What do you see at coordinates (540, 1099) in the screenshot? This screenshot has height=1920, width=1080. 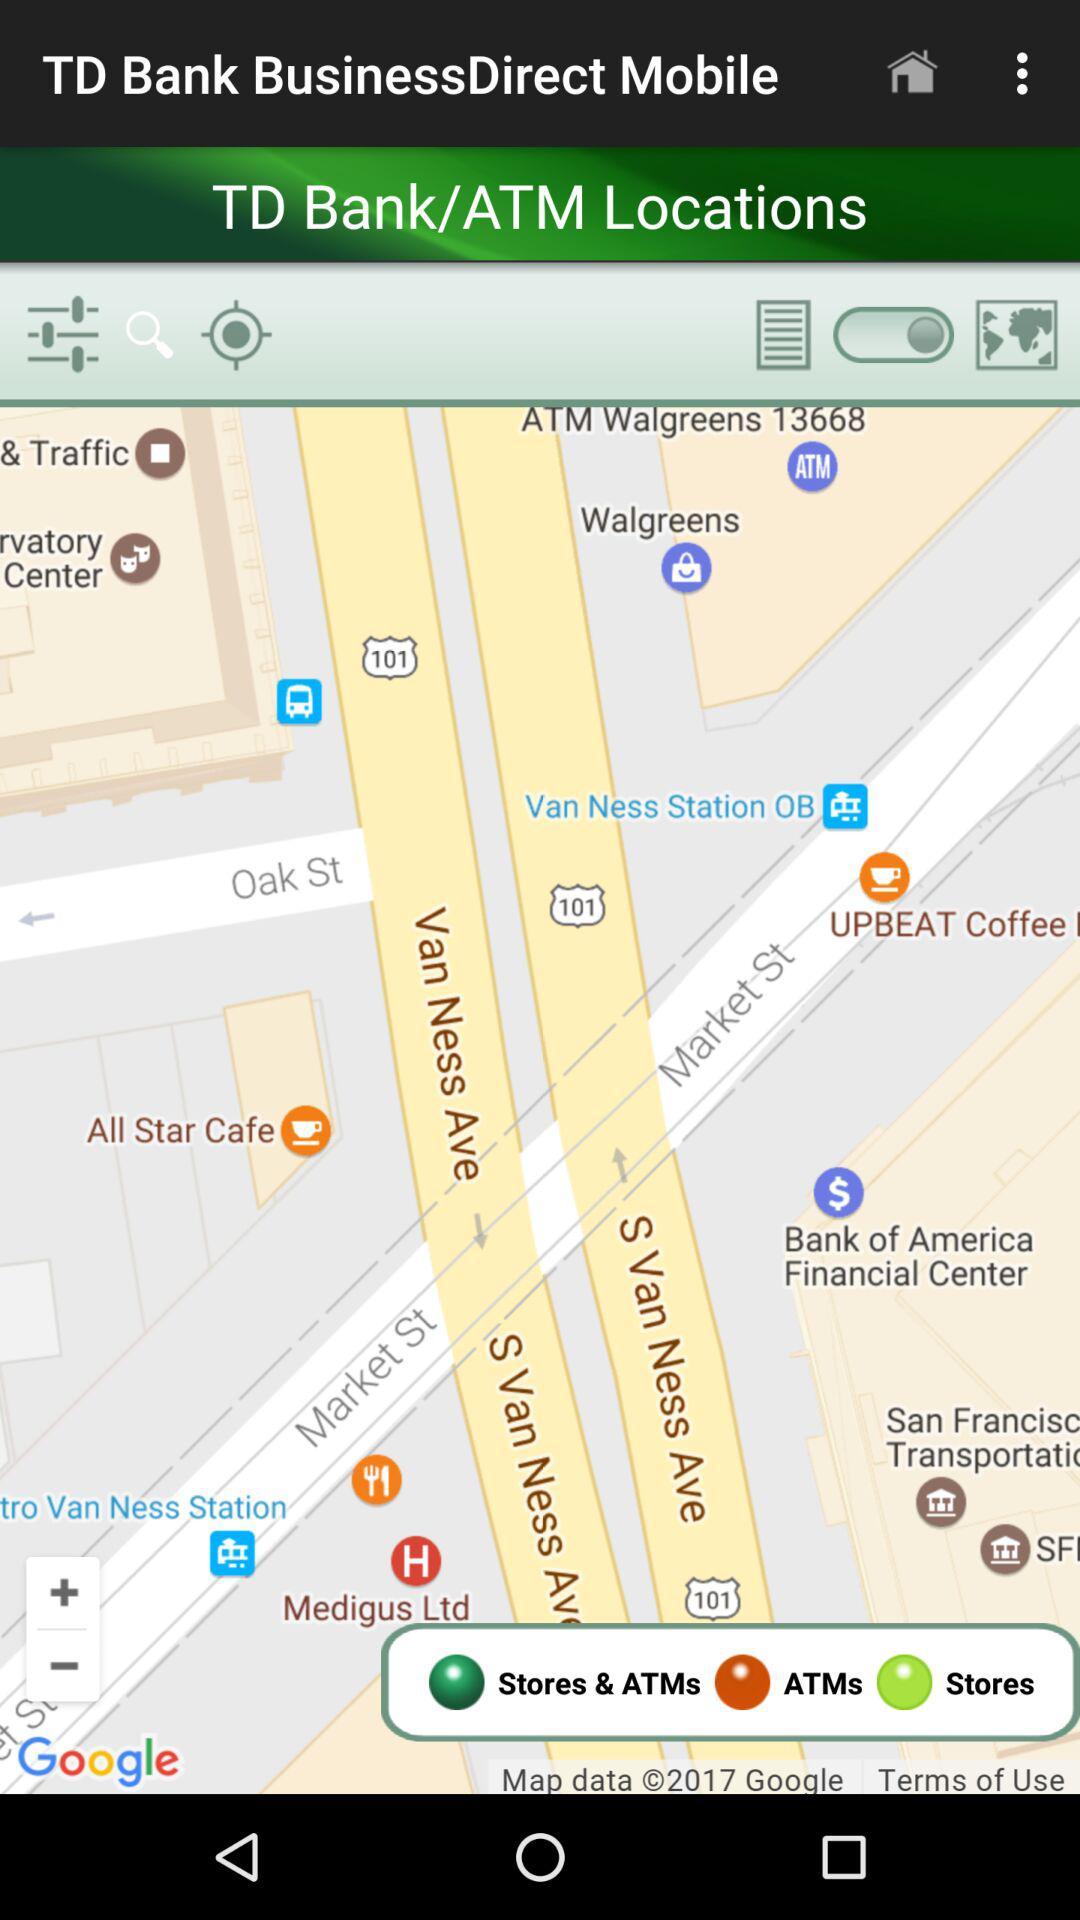 I see `move map` at bounding box center [540, 1099].